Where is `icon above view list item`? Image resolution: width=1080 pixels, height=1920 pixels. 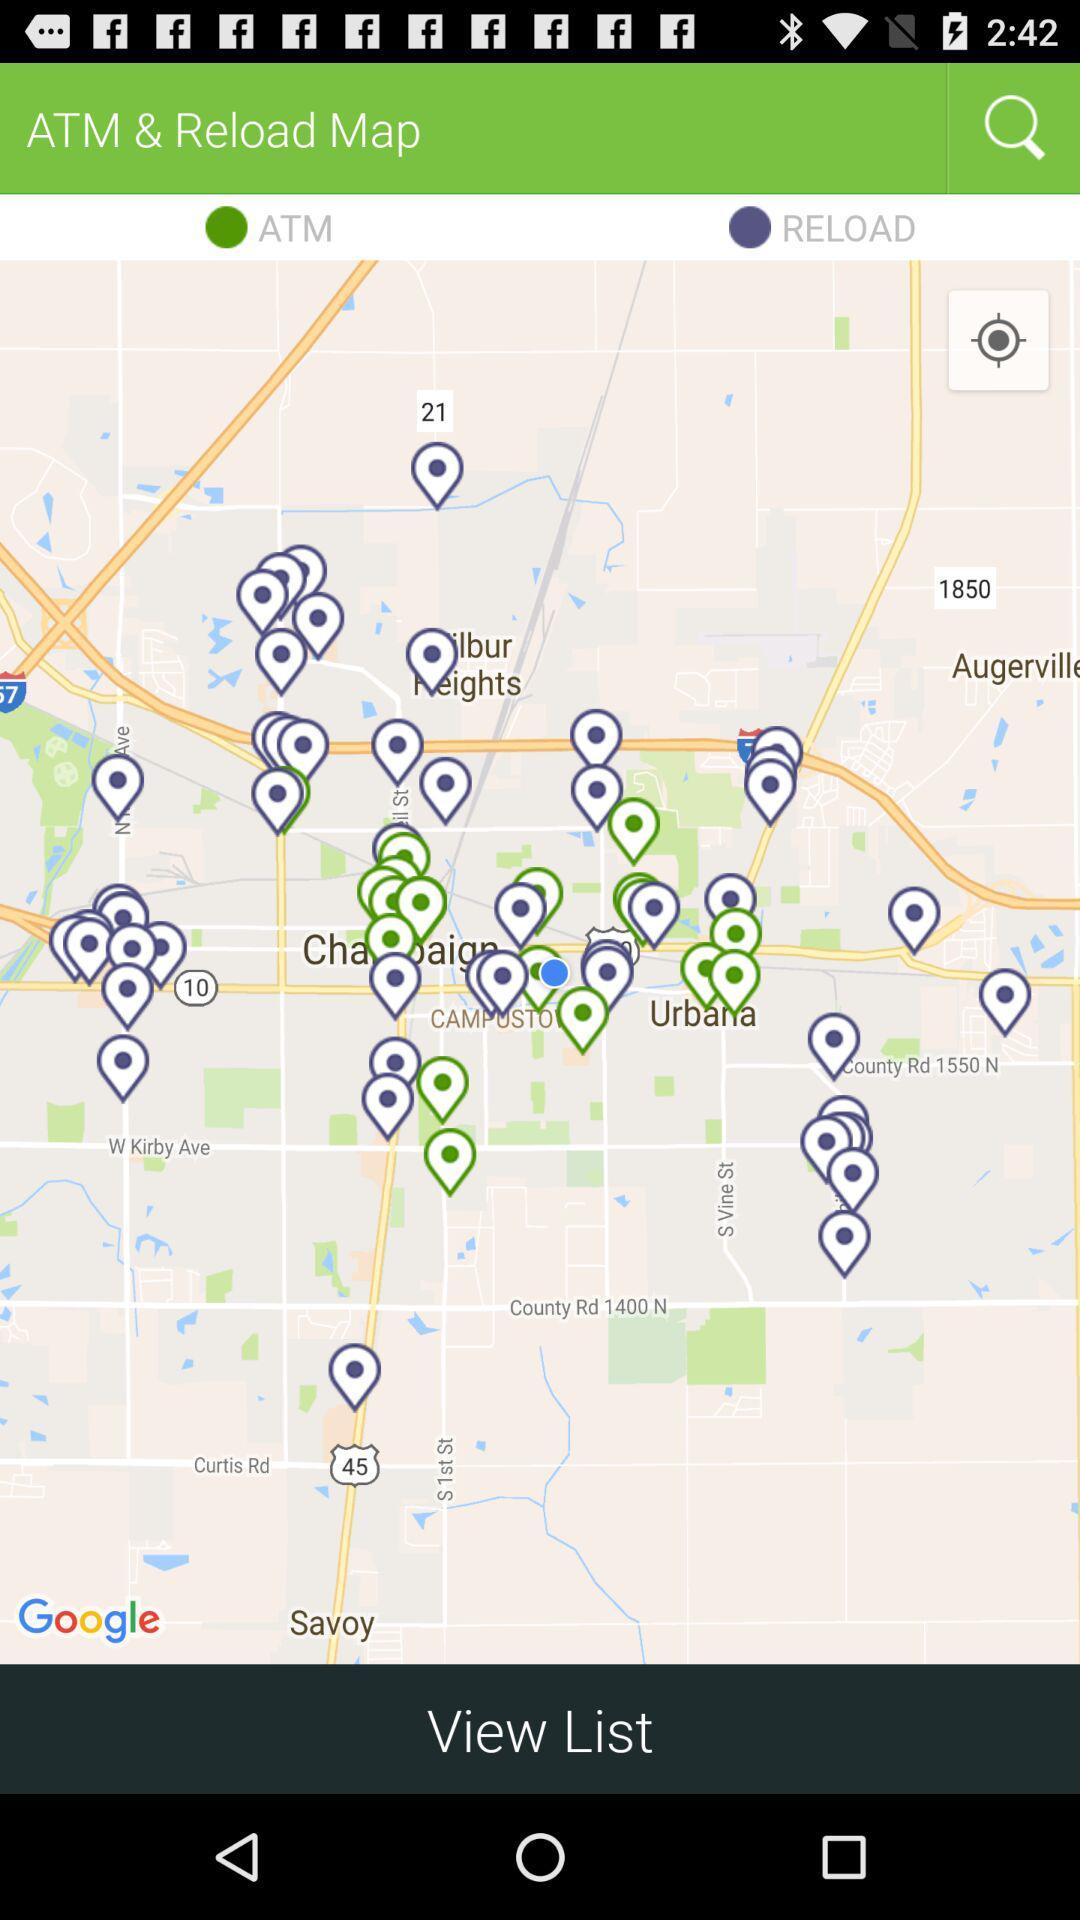
icon above view list item is located at coordinates (540, 962).